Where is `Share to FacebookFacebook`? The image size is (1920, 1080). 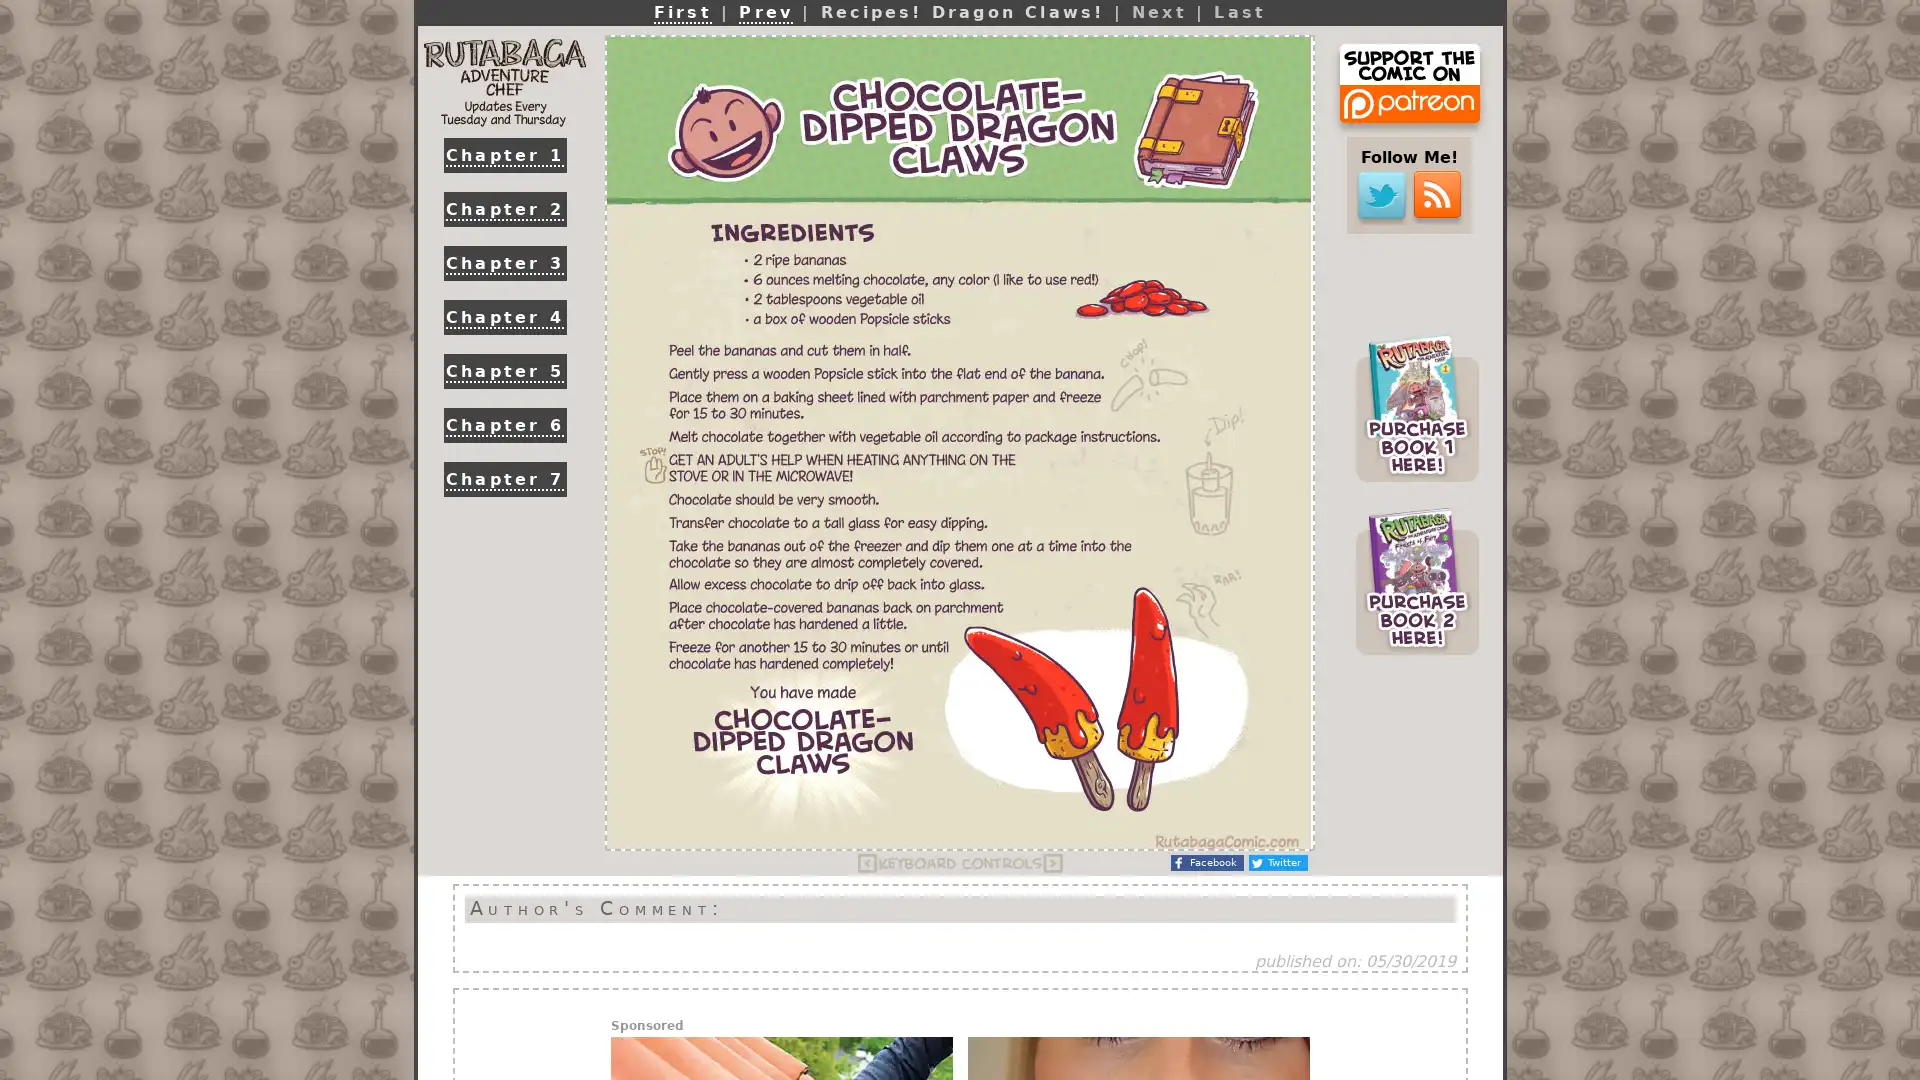
Share to FacebookFacebook is located at coordinates (1206, 862).